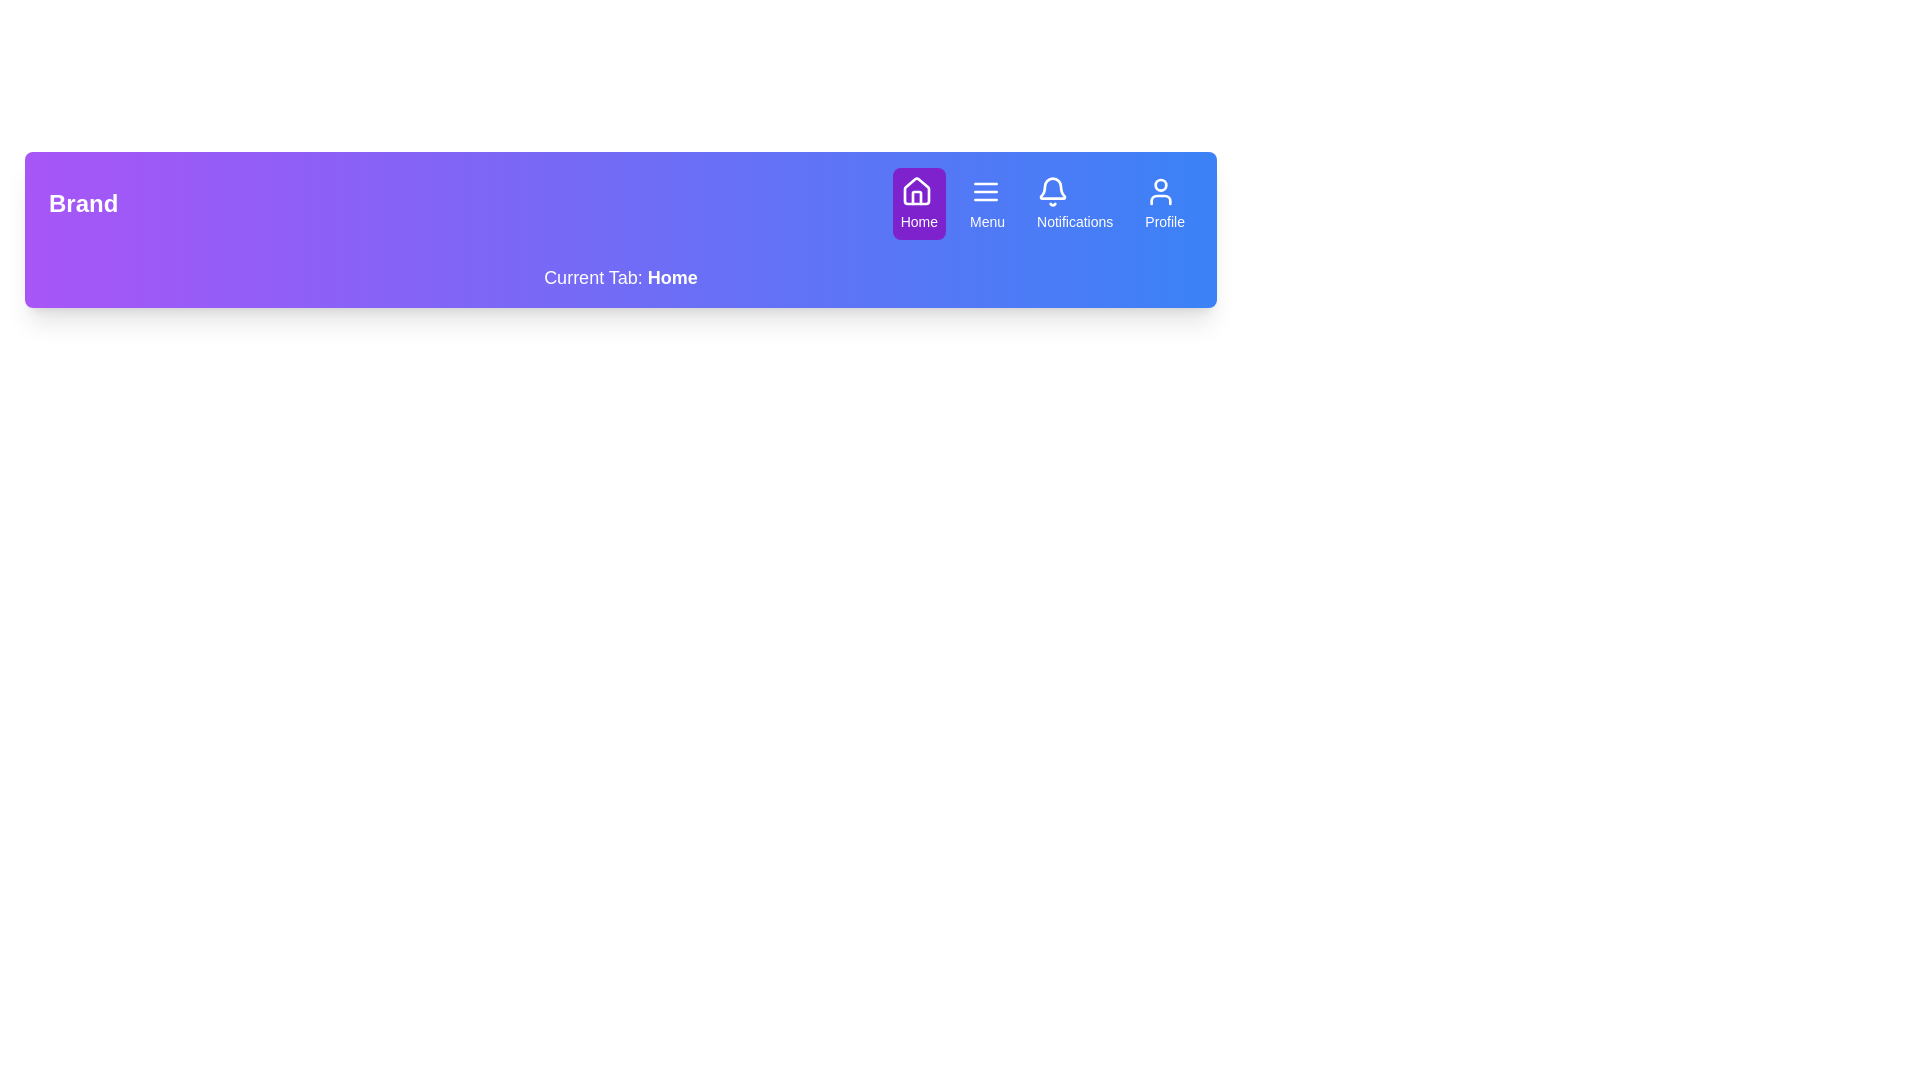  What do you see at coordinates (672, 277) in the screenshot?
I see `the static text label indicating the currently selected tab, which displays 'Current Tab: Home'` at bounding box center [672, 277].